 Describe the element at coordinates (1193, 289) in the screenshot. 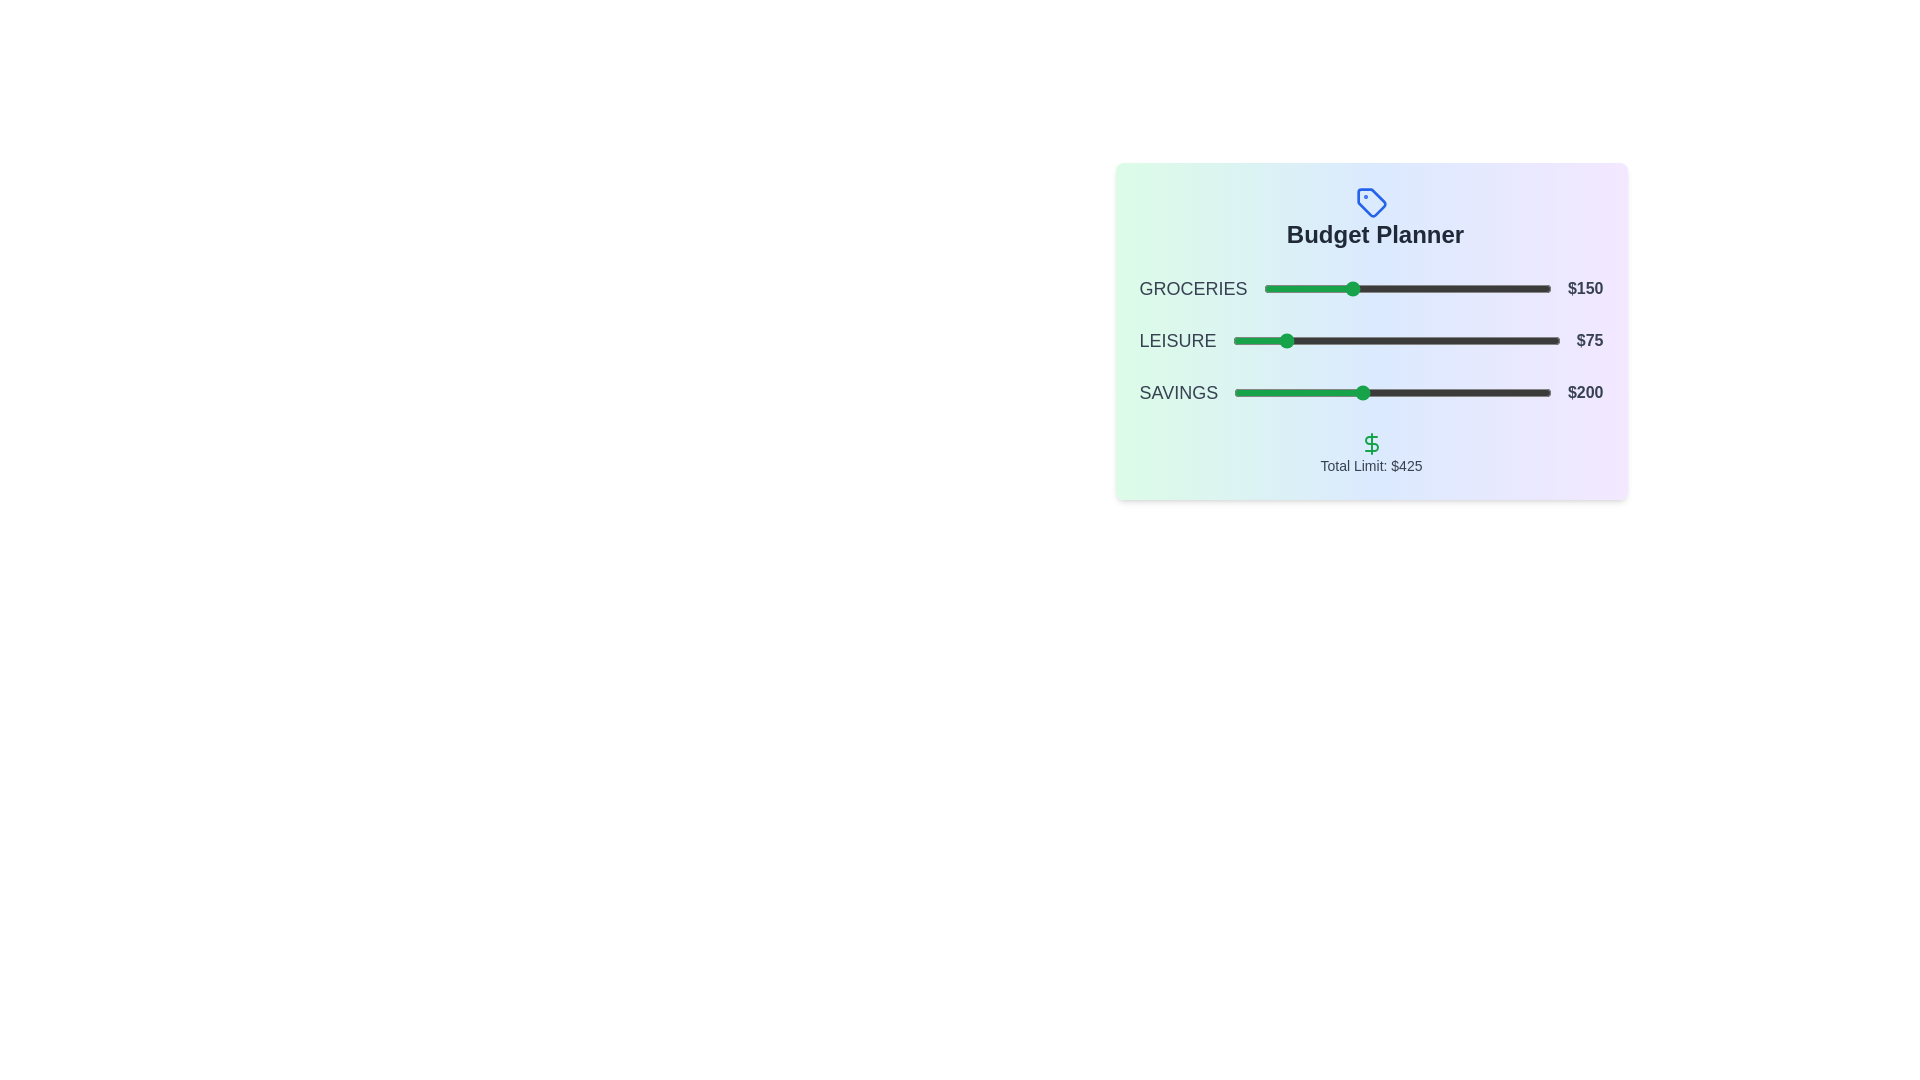

I see `the category name groceries to display additional details` at that location.